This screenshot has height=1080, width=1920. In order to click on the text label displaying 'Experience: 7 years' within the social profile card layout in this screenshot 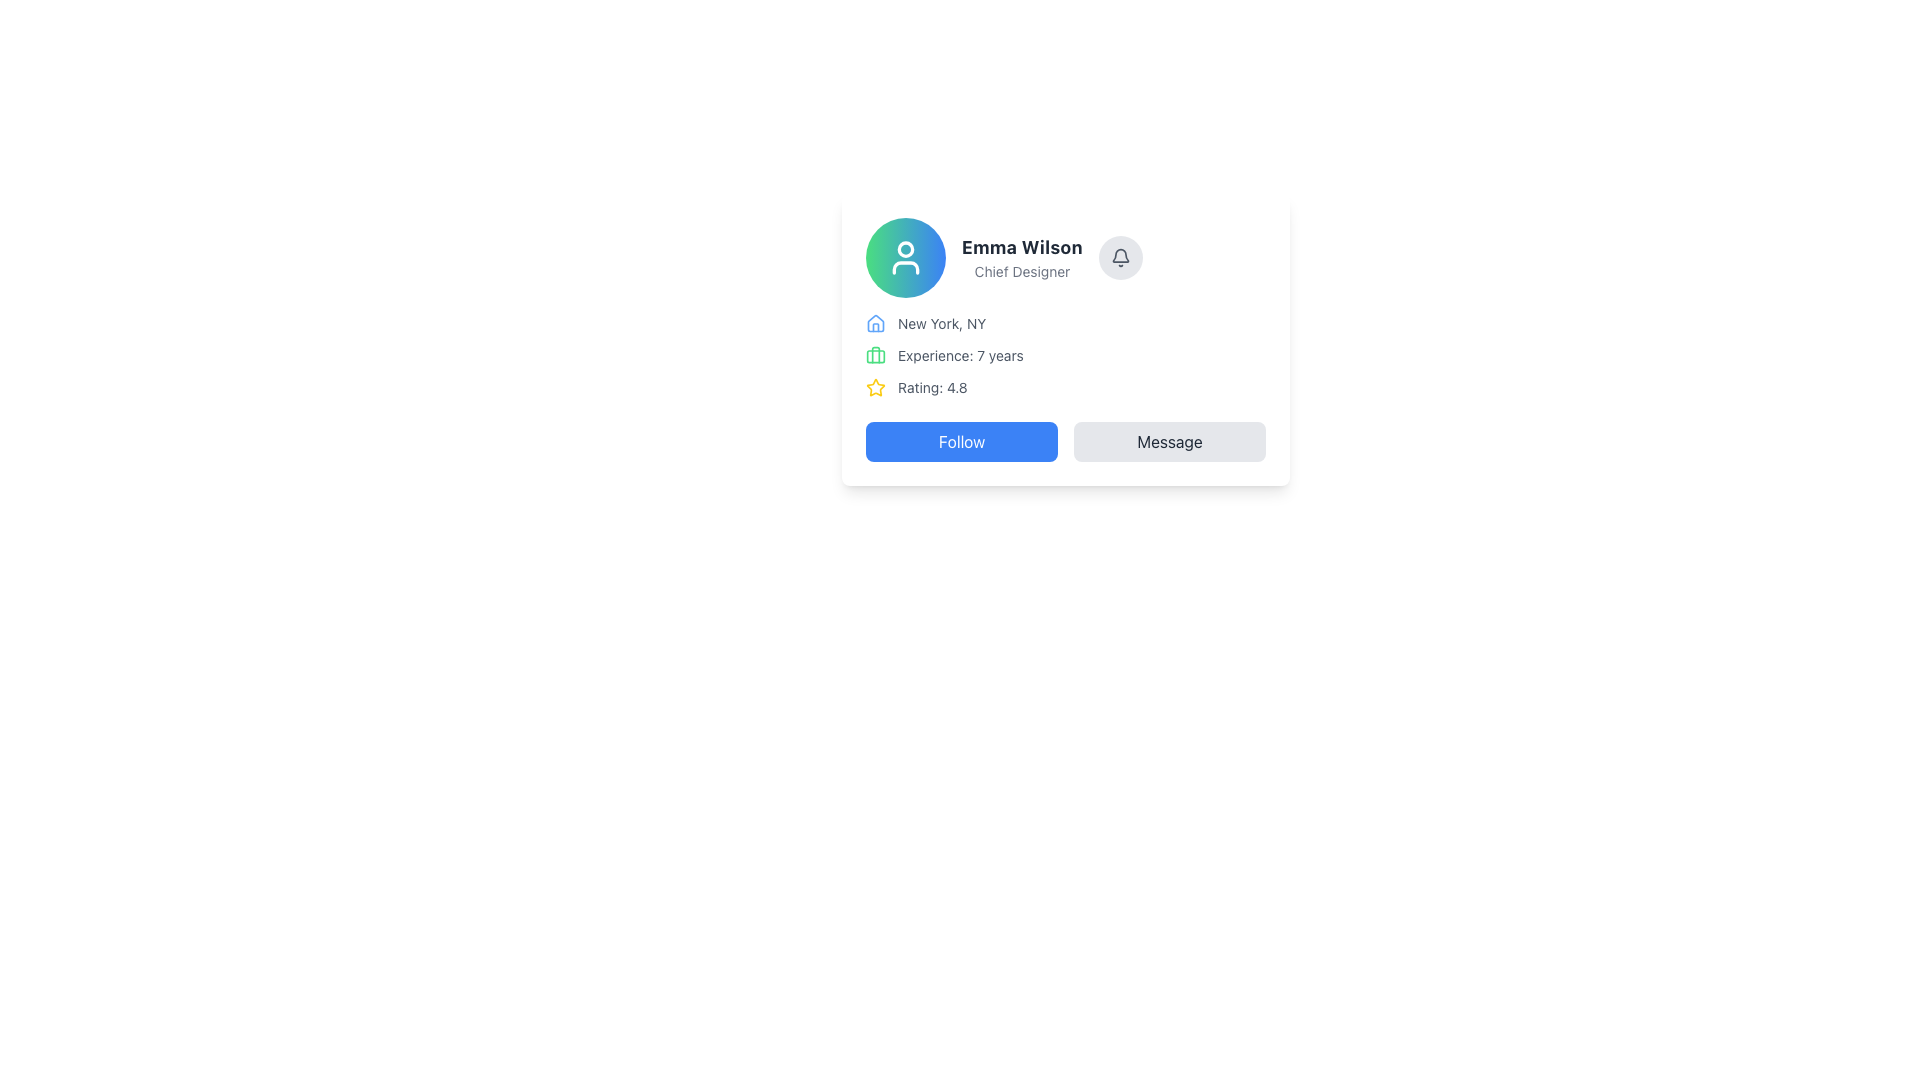, I will do `click(960, 354)`.